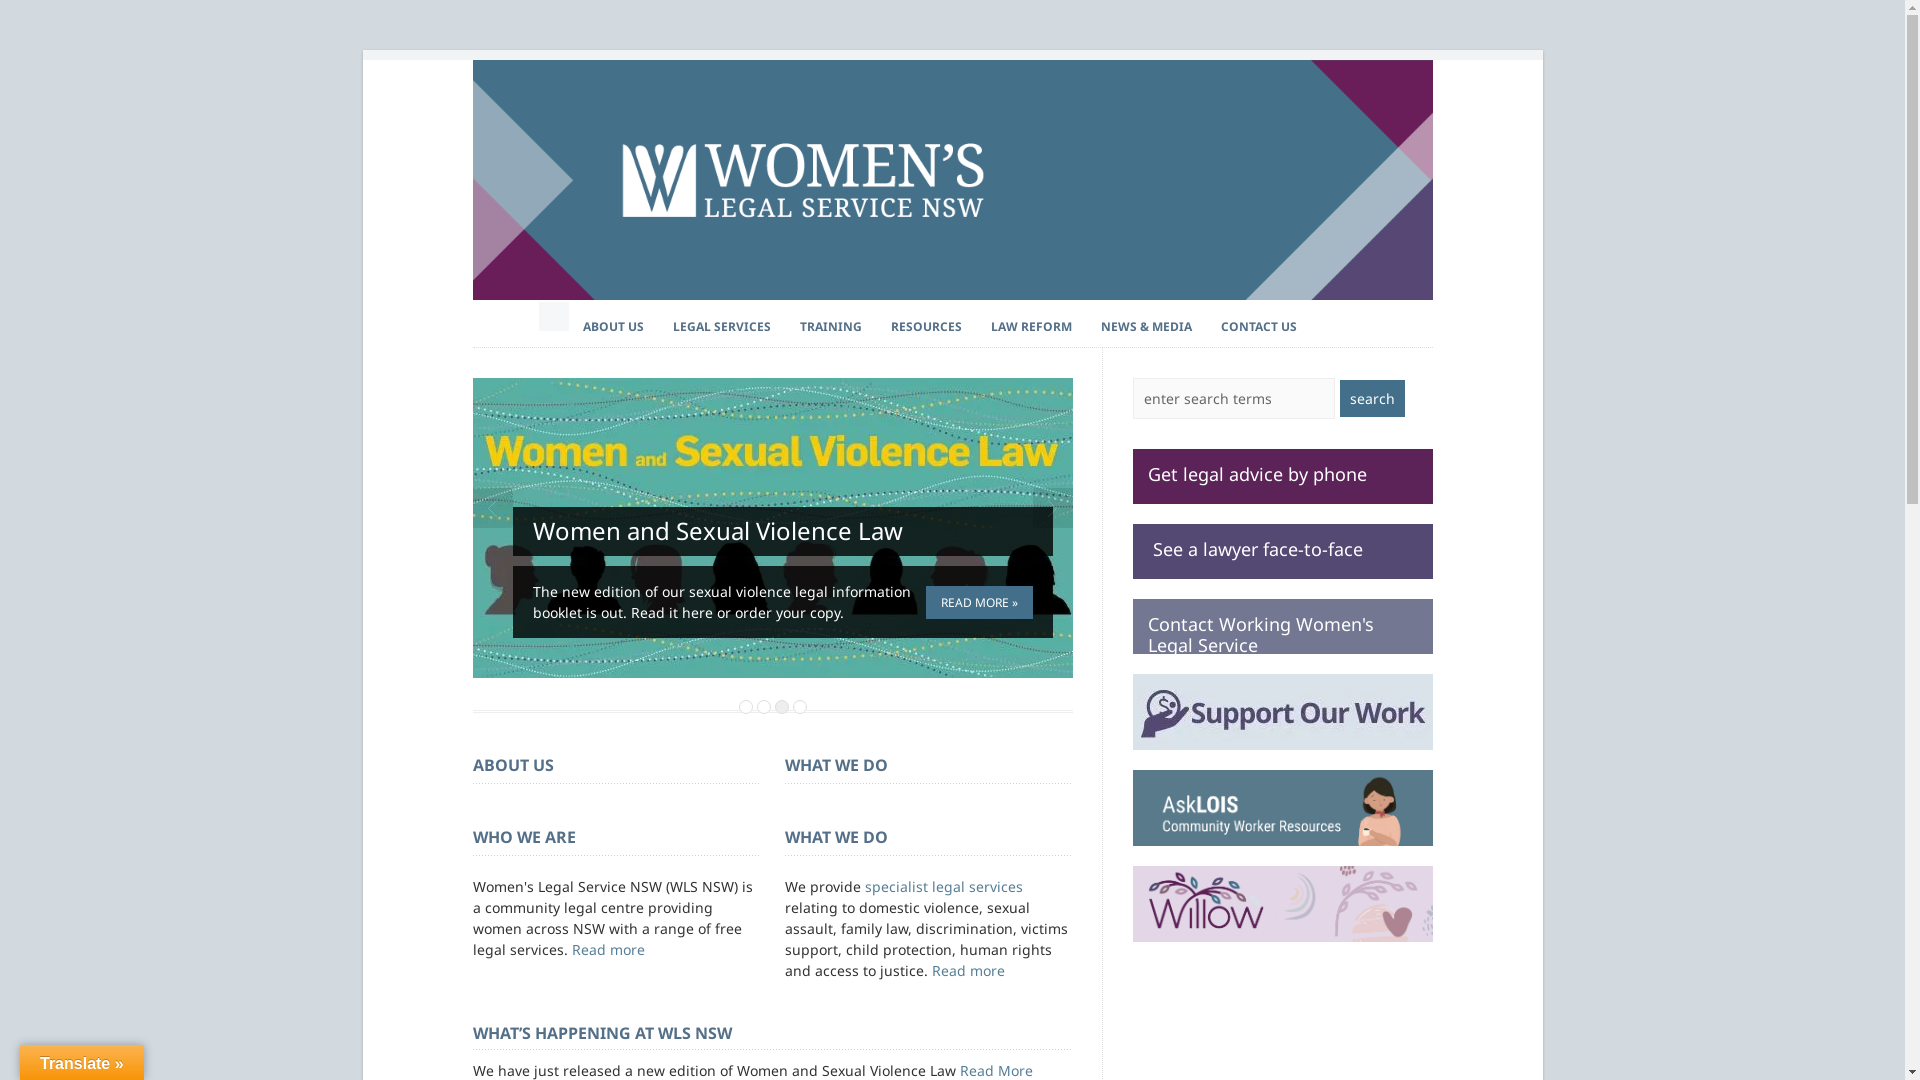 The height and width of the screenshot is (1080, 1920). I want to click on 'Read more', so click(968, 969).